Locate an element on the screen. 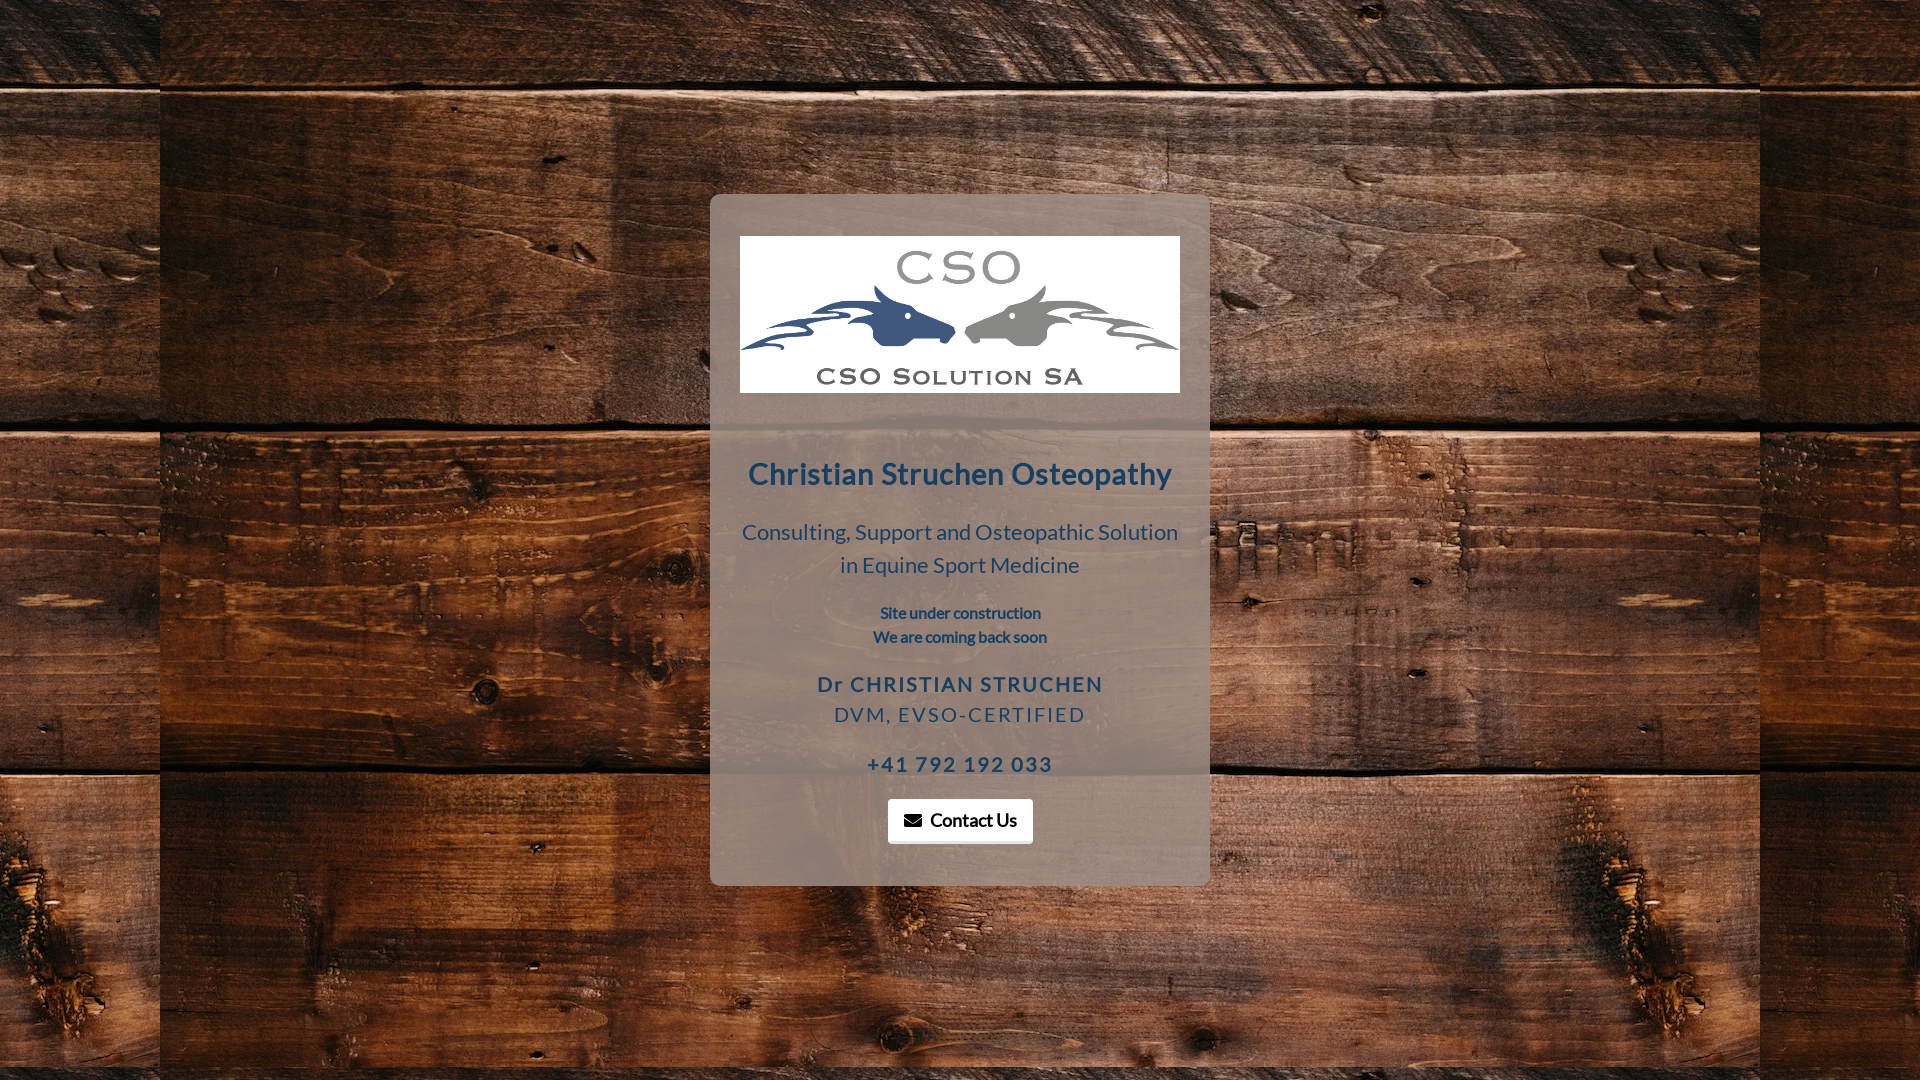 This screenshot has height=1080, width=1920. 'Contact Us' is located at coordinates (887, 821).